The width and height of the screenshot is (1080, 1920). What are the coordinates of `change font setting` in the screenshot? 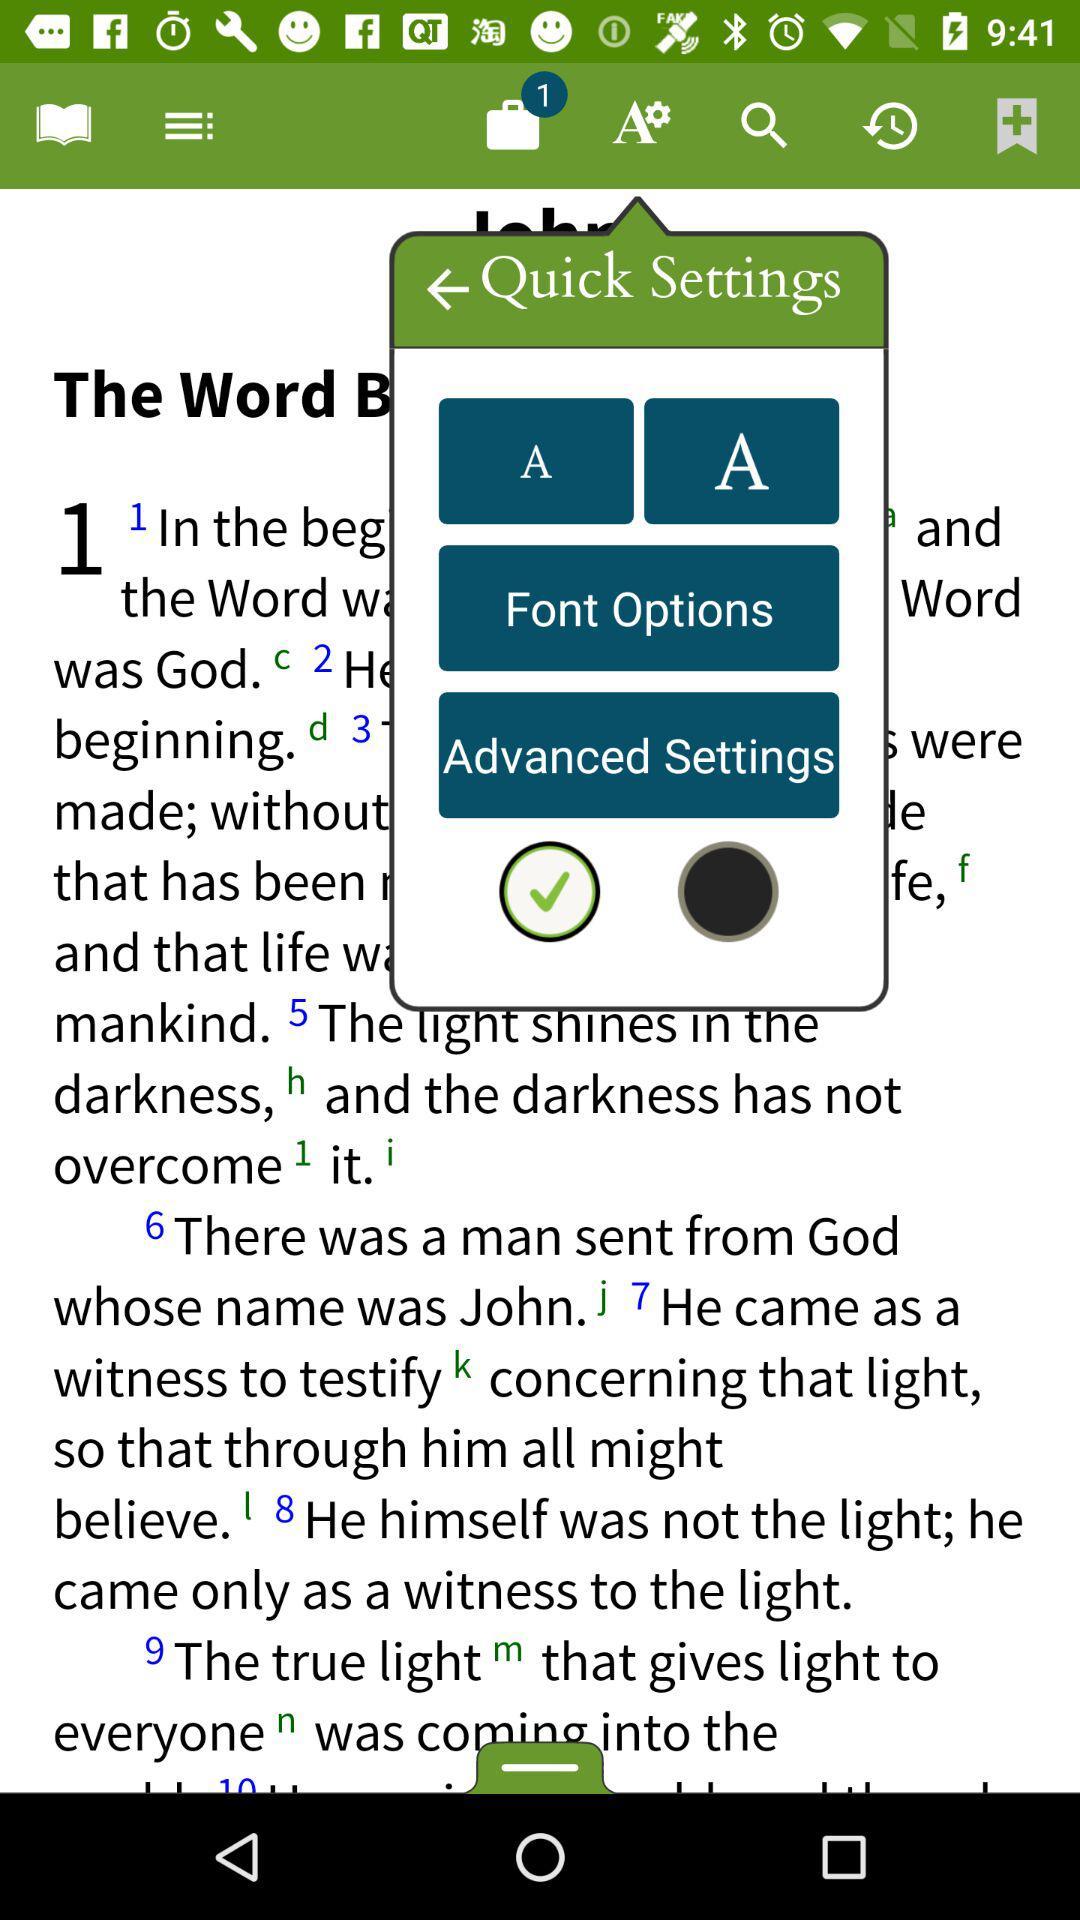 It's located at (535, 460).